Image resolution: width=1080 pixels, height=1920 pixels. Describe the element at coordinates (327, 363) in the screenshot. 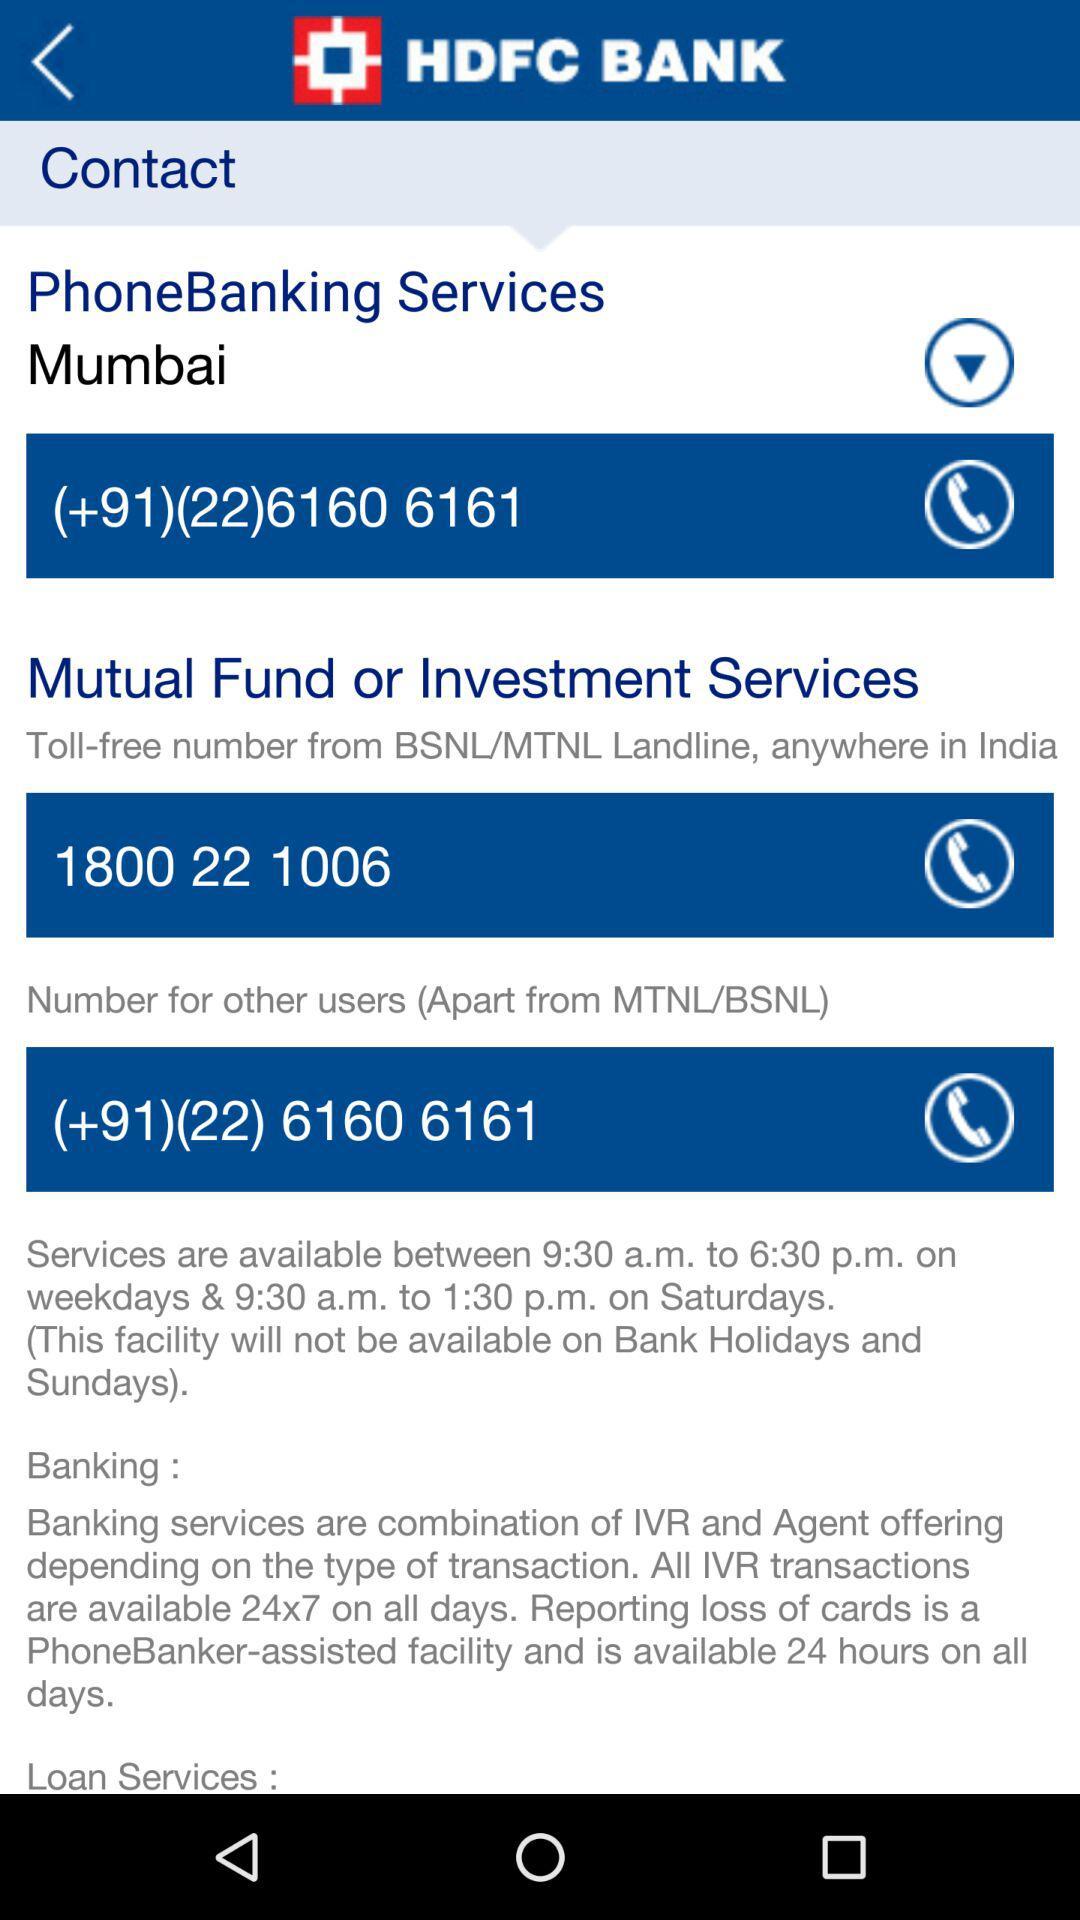

I see `mumbai item` at that location.